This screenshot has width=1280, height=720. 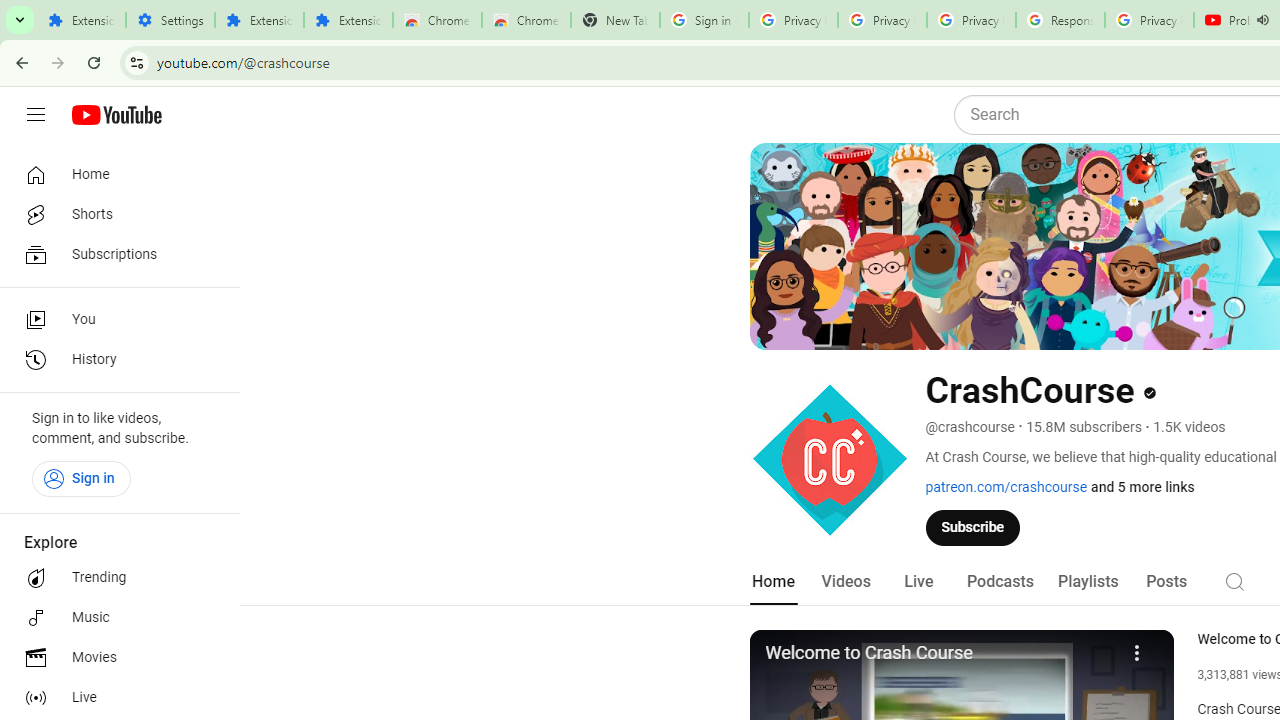 What do you see at coordinates (1166, 581) in the screenshot?
I see `'Posts'` at bounding box center [1166, 581].